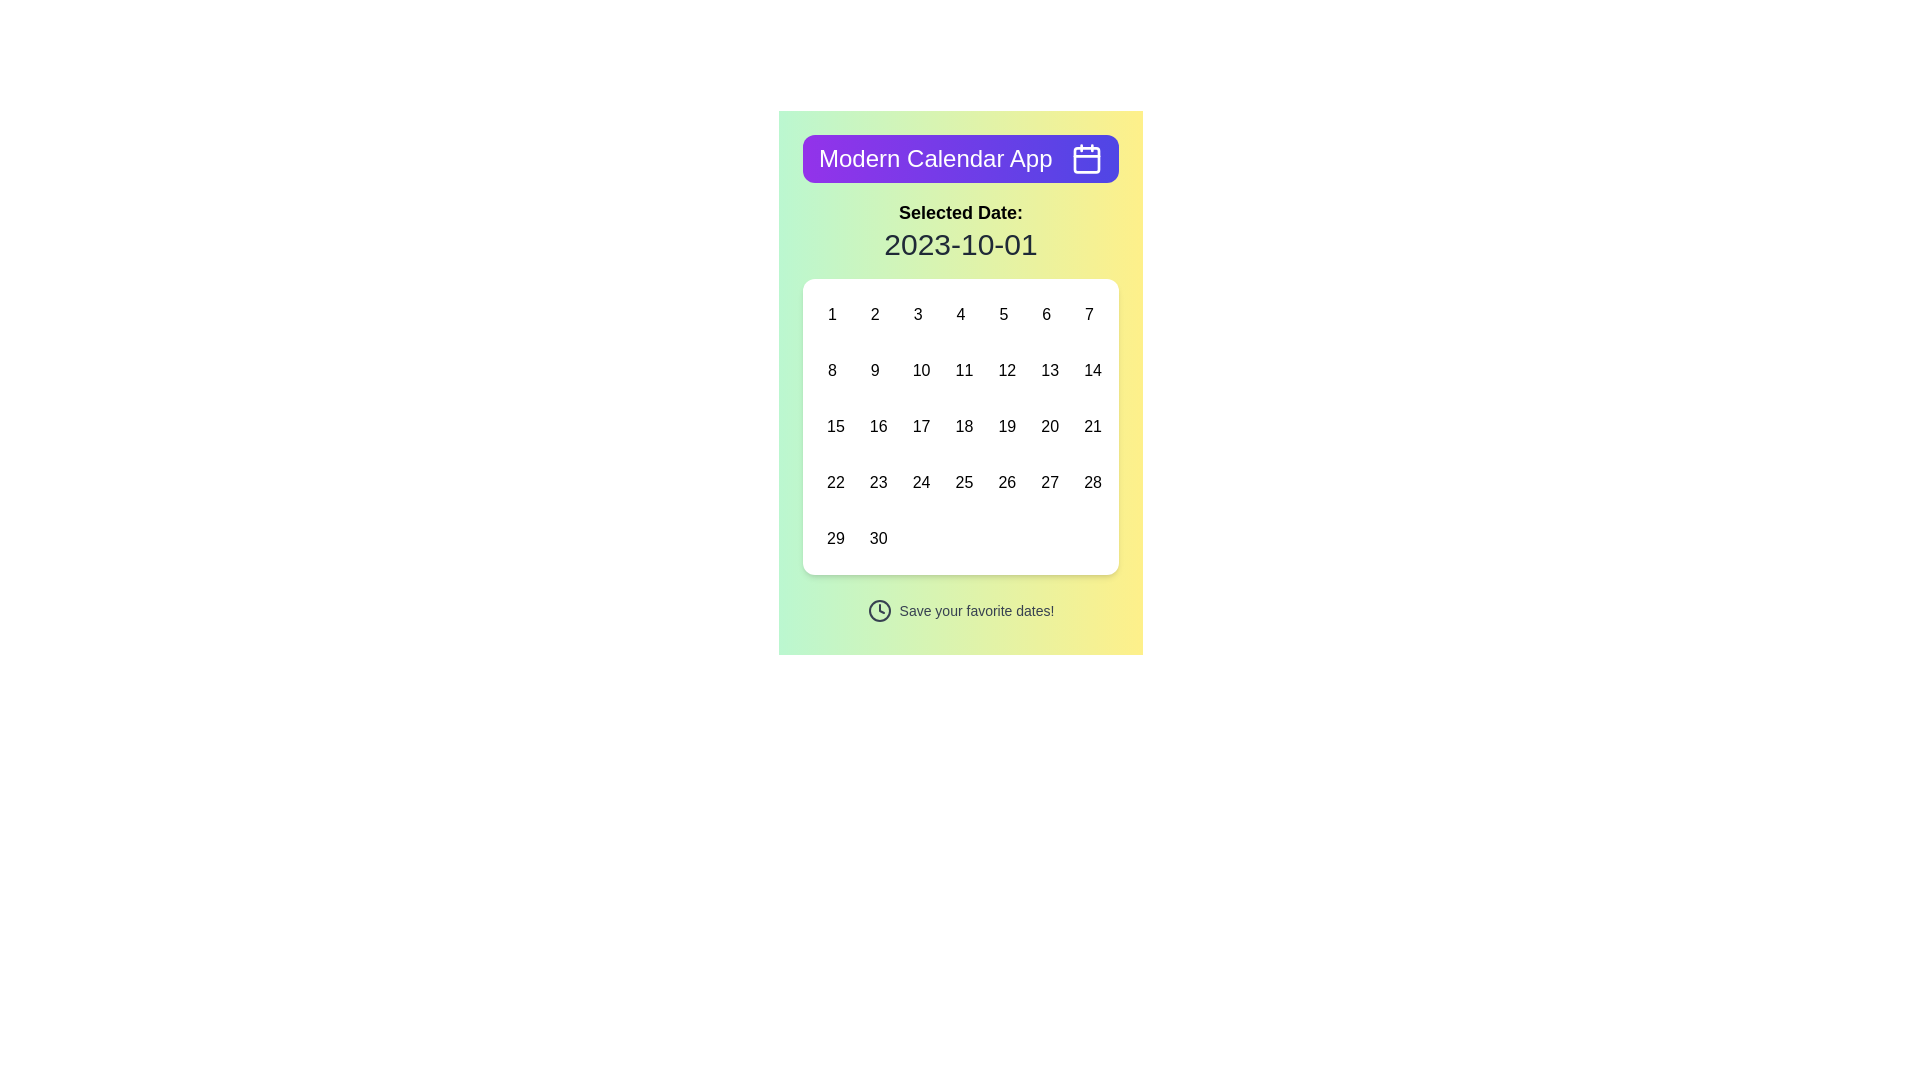  Describe the element at coordinates (960, 315) in the screenshot. I see `the square button labeled '4' in the calendar grid` at that location.